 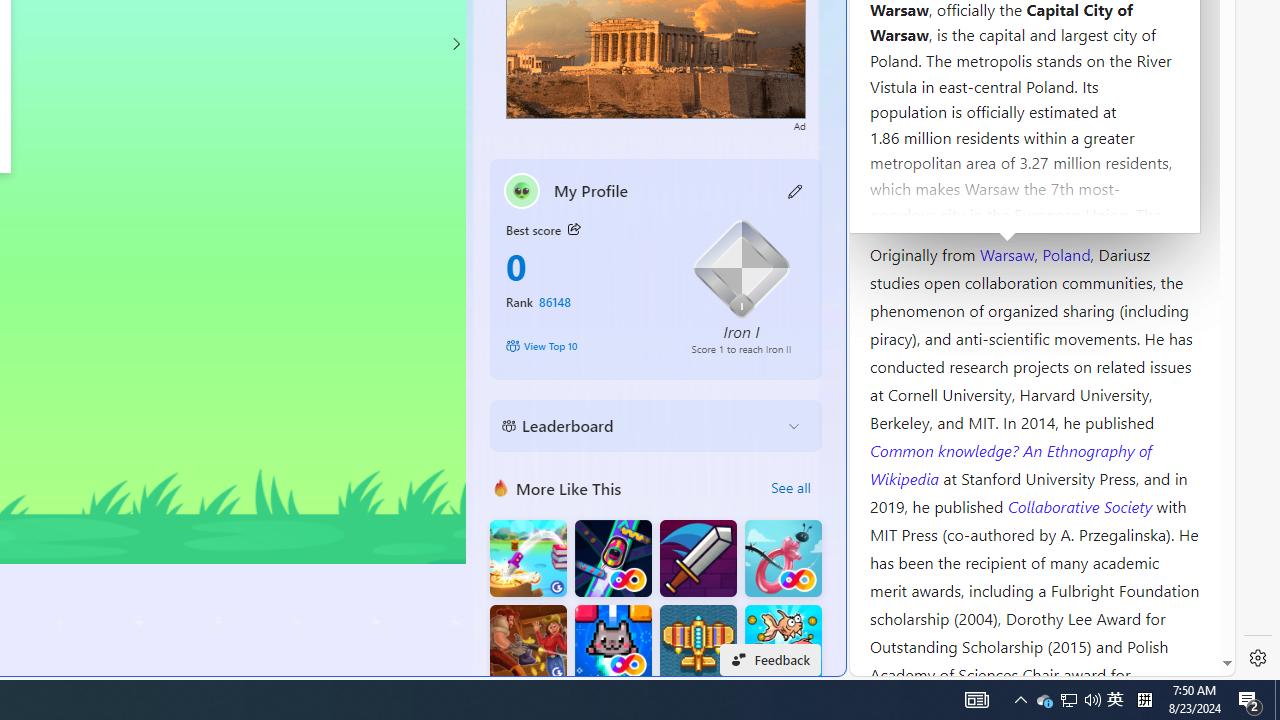 I want to click on 'Leaderboard', so click(x=640, y=424).